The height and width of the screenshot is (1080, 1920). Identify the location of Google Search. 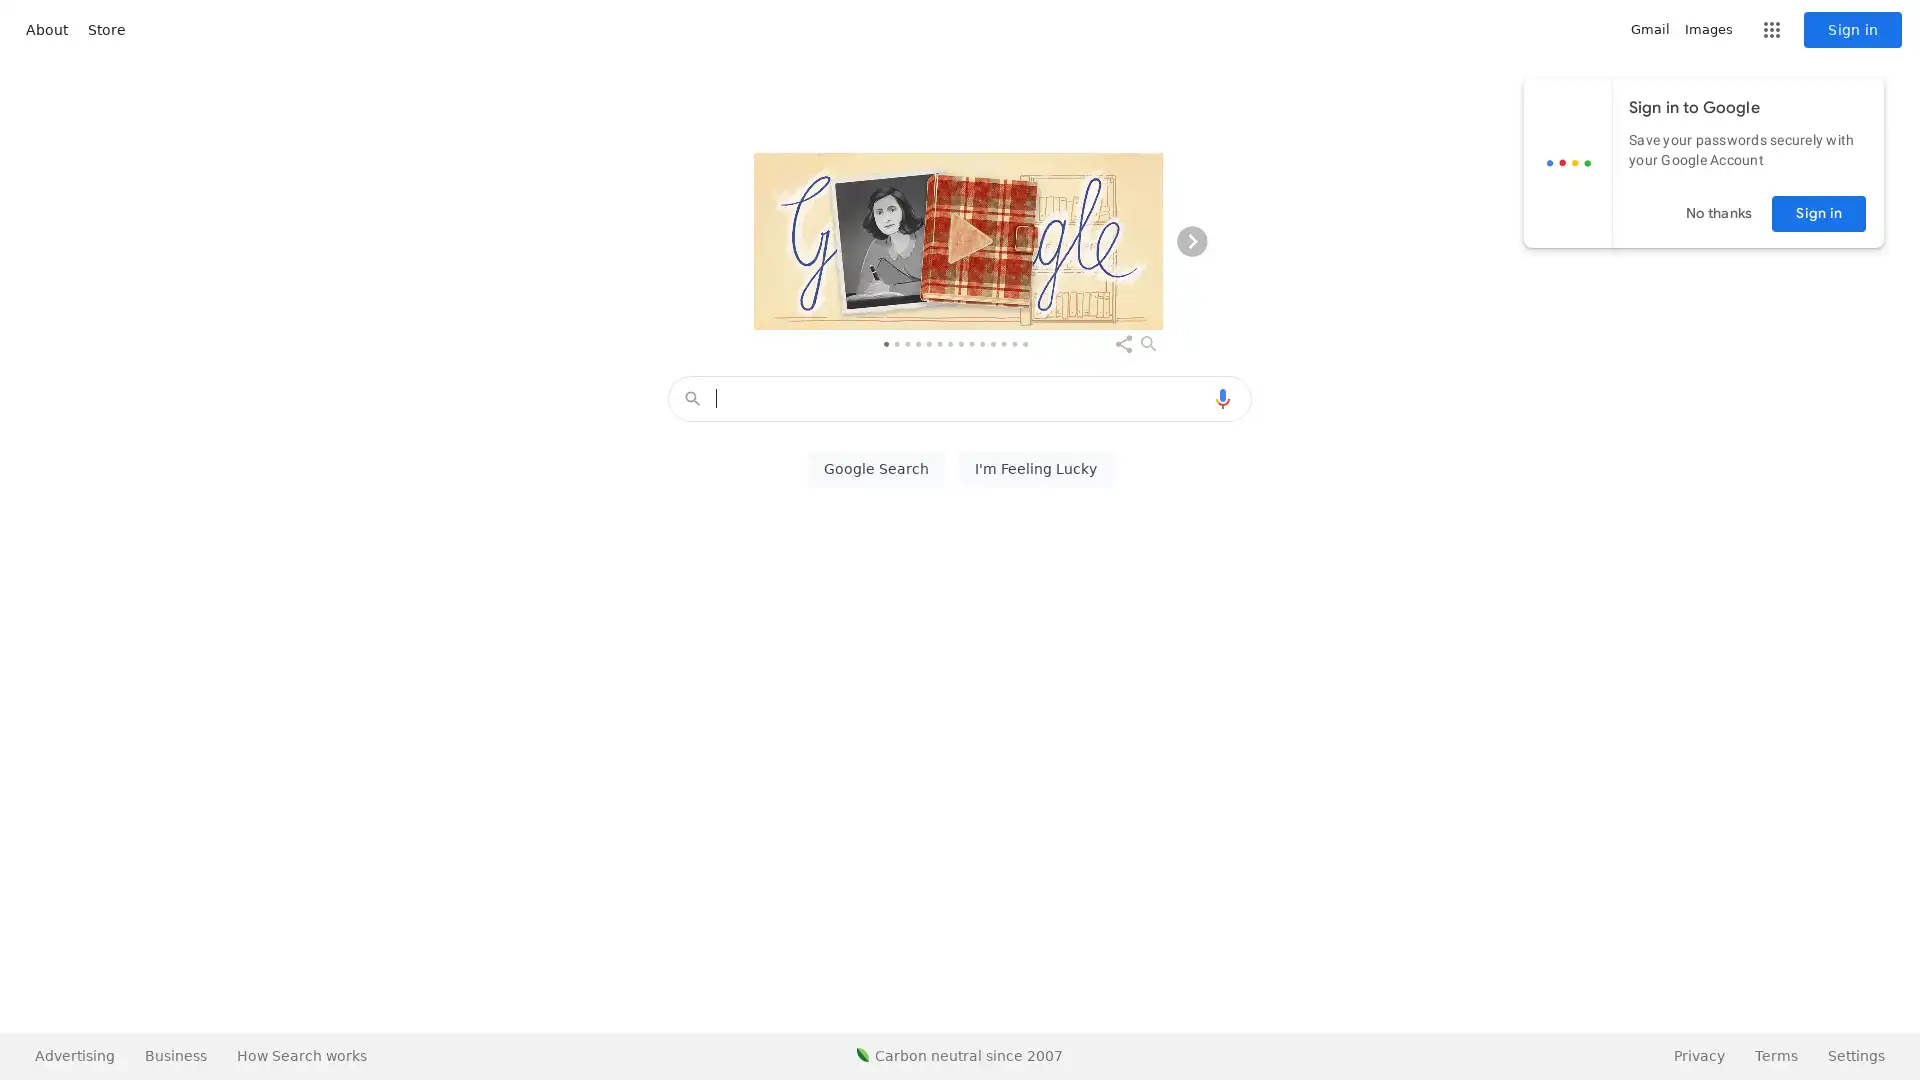
(875, 469).